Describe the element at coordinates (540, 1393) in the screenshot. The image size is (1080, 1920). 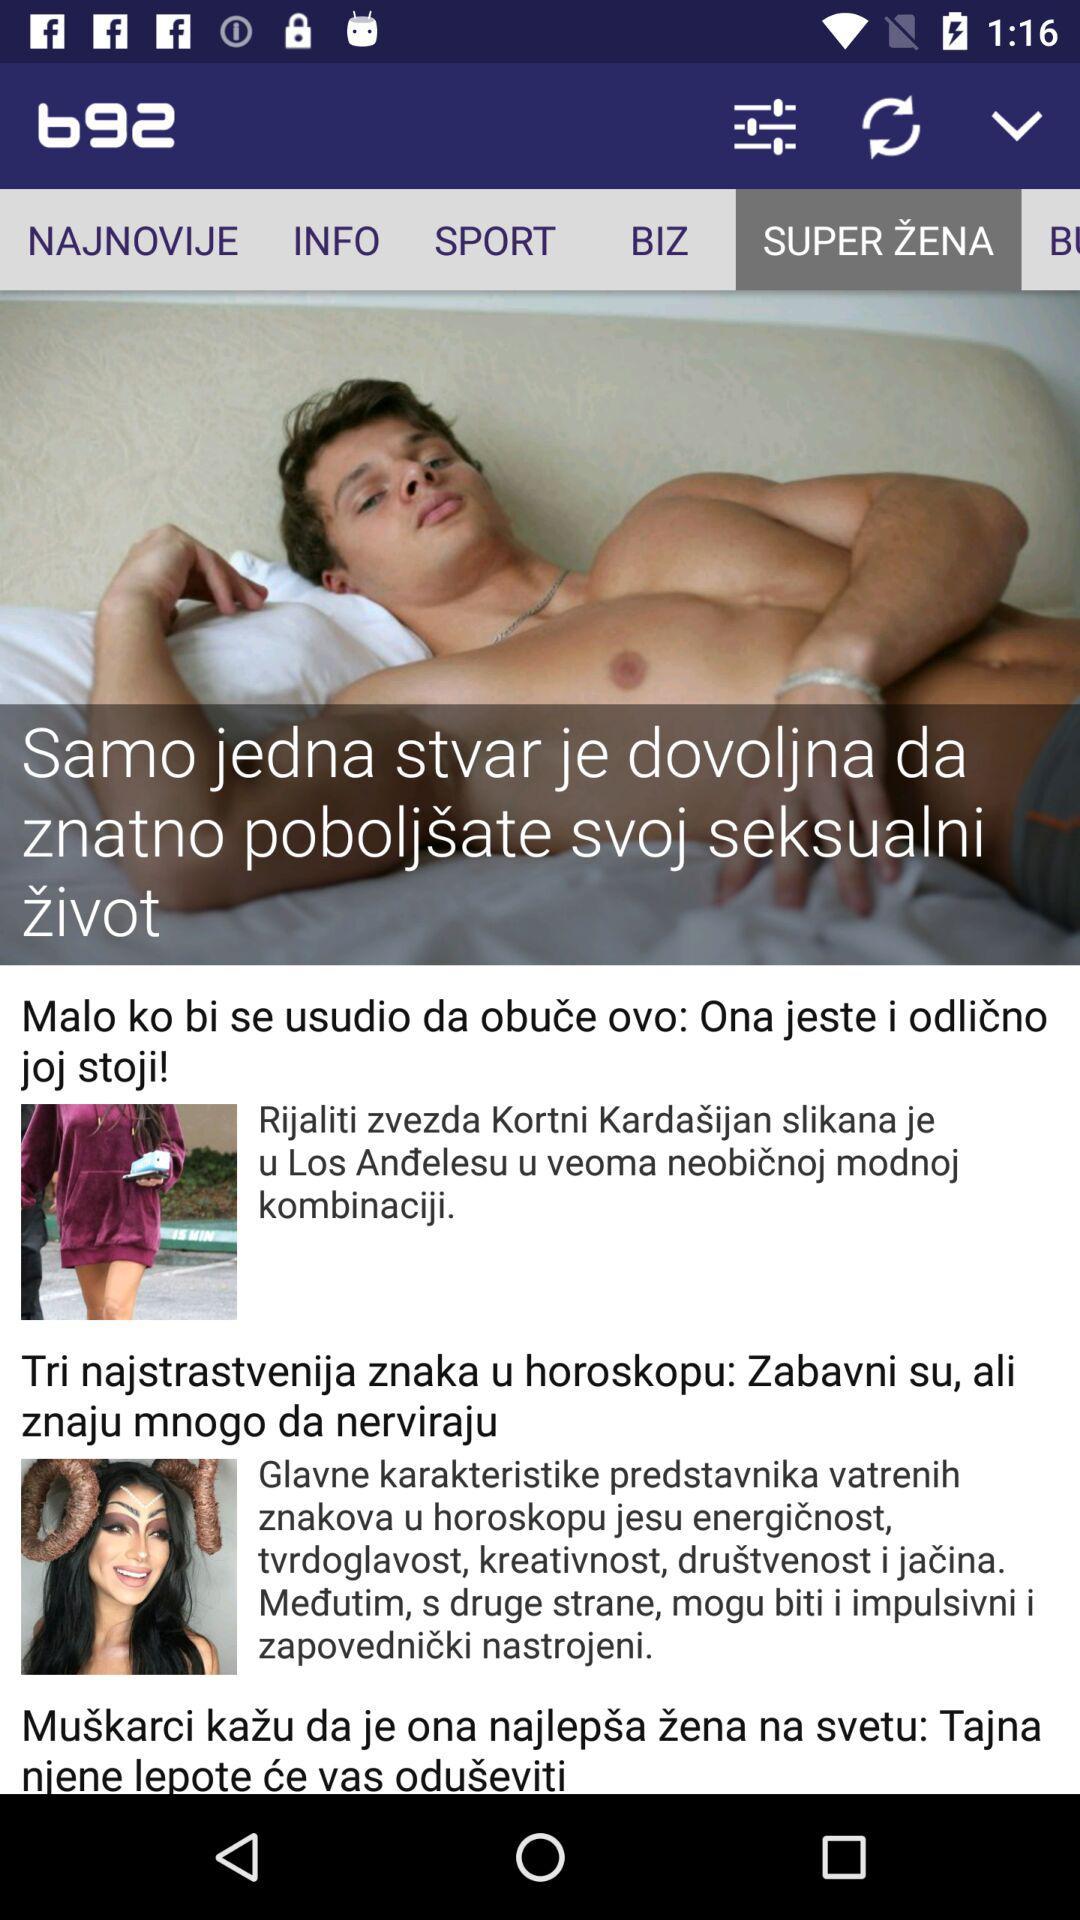
I see `icon above the glavne karakteristike predstavnika item` at that location.